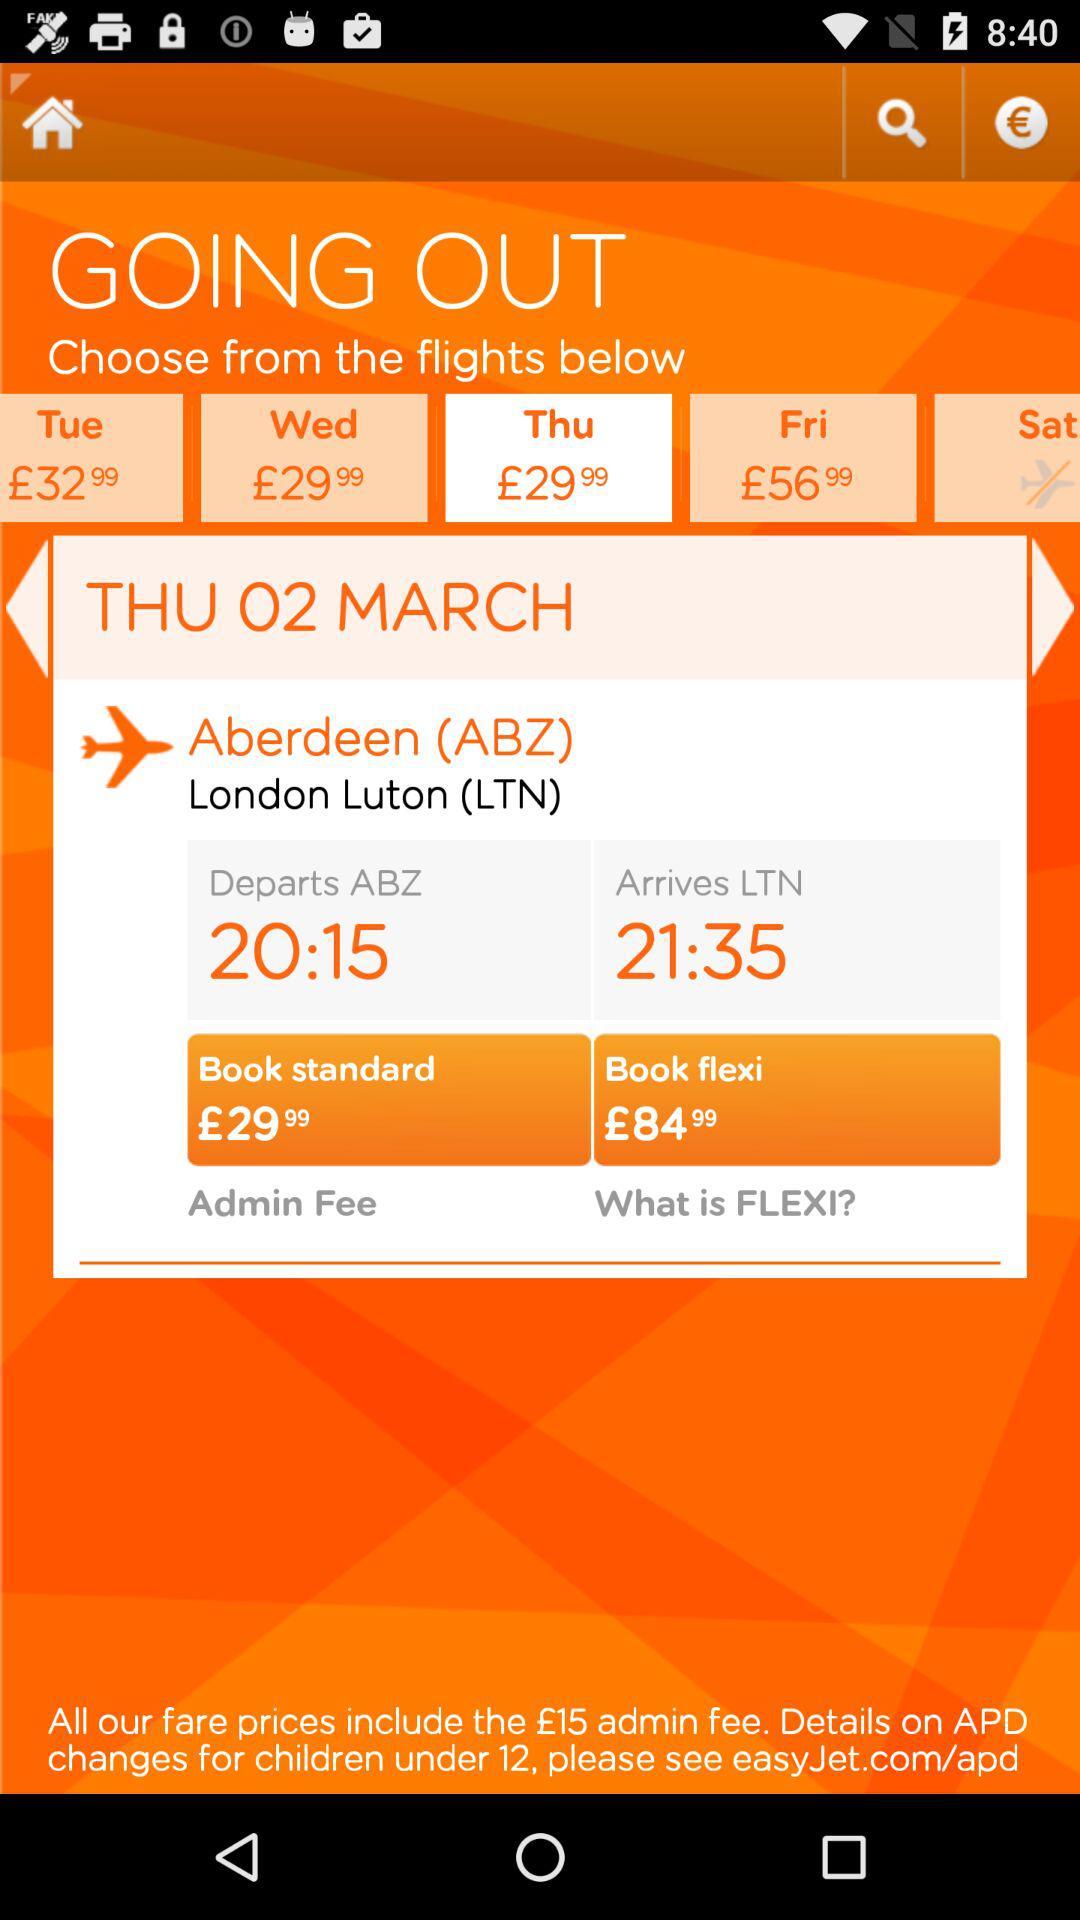  Describe the element at coordinates (1020, 121) in the screenshot. I see `change currency` at that location.